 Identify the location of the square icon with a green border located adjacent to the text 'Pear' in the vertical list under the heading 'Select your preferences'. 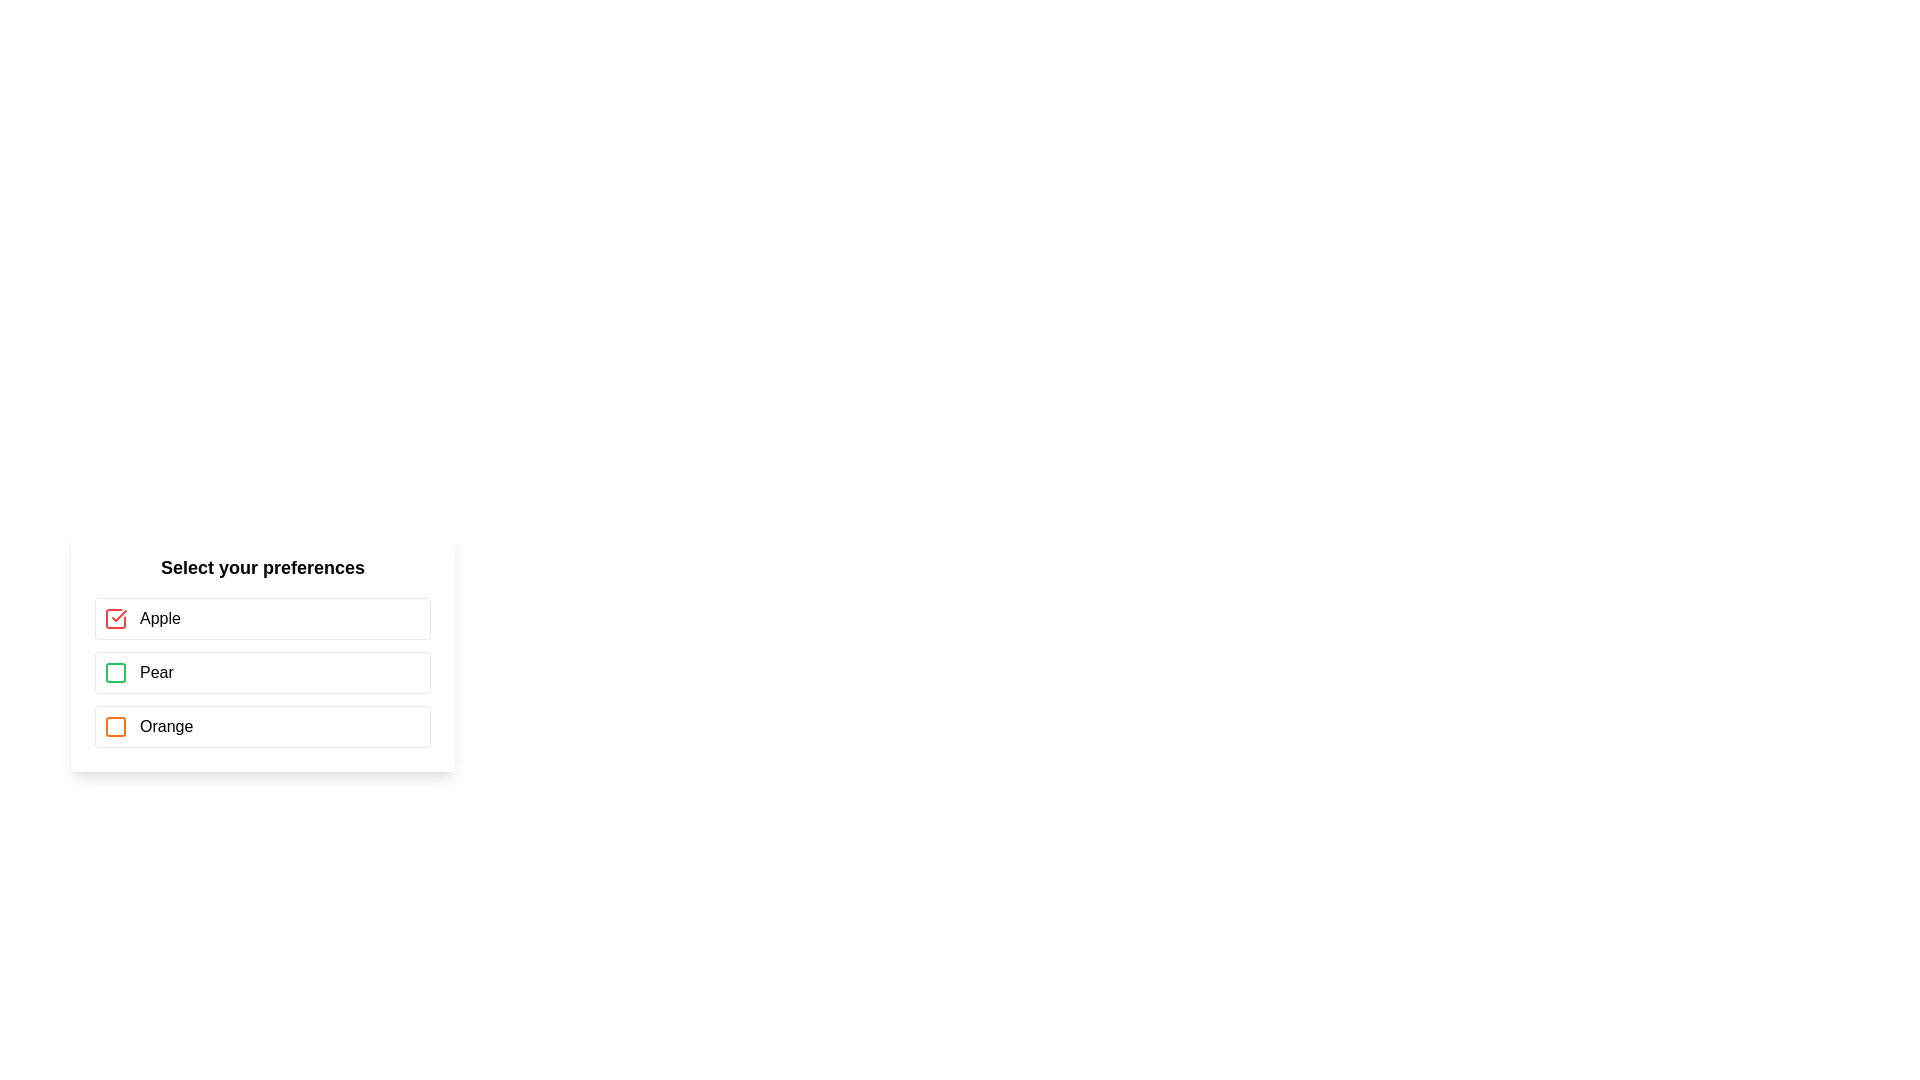
(114, 672).